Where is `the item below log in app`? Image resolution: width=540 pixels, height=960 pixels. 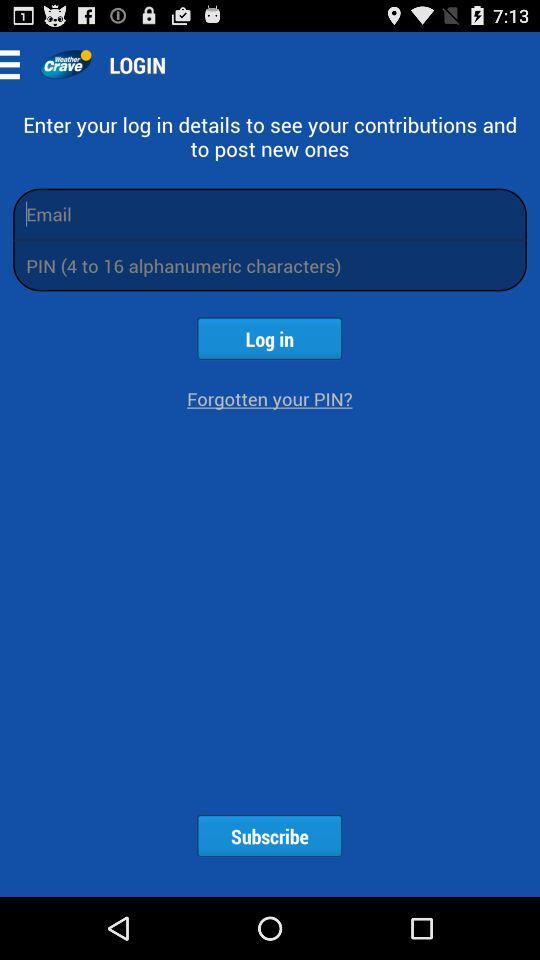
the item below log in app is located at coordinates (269, 397).